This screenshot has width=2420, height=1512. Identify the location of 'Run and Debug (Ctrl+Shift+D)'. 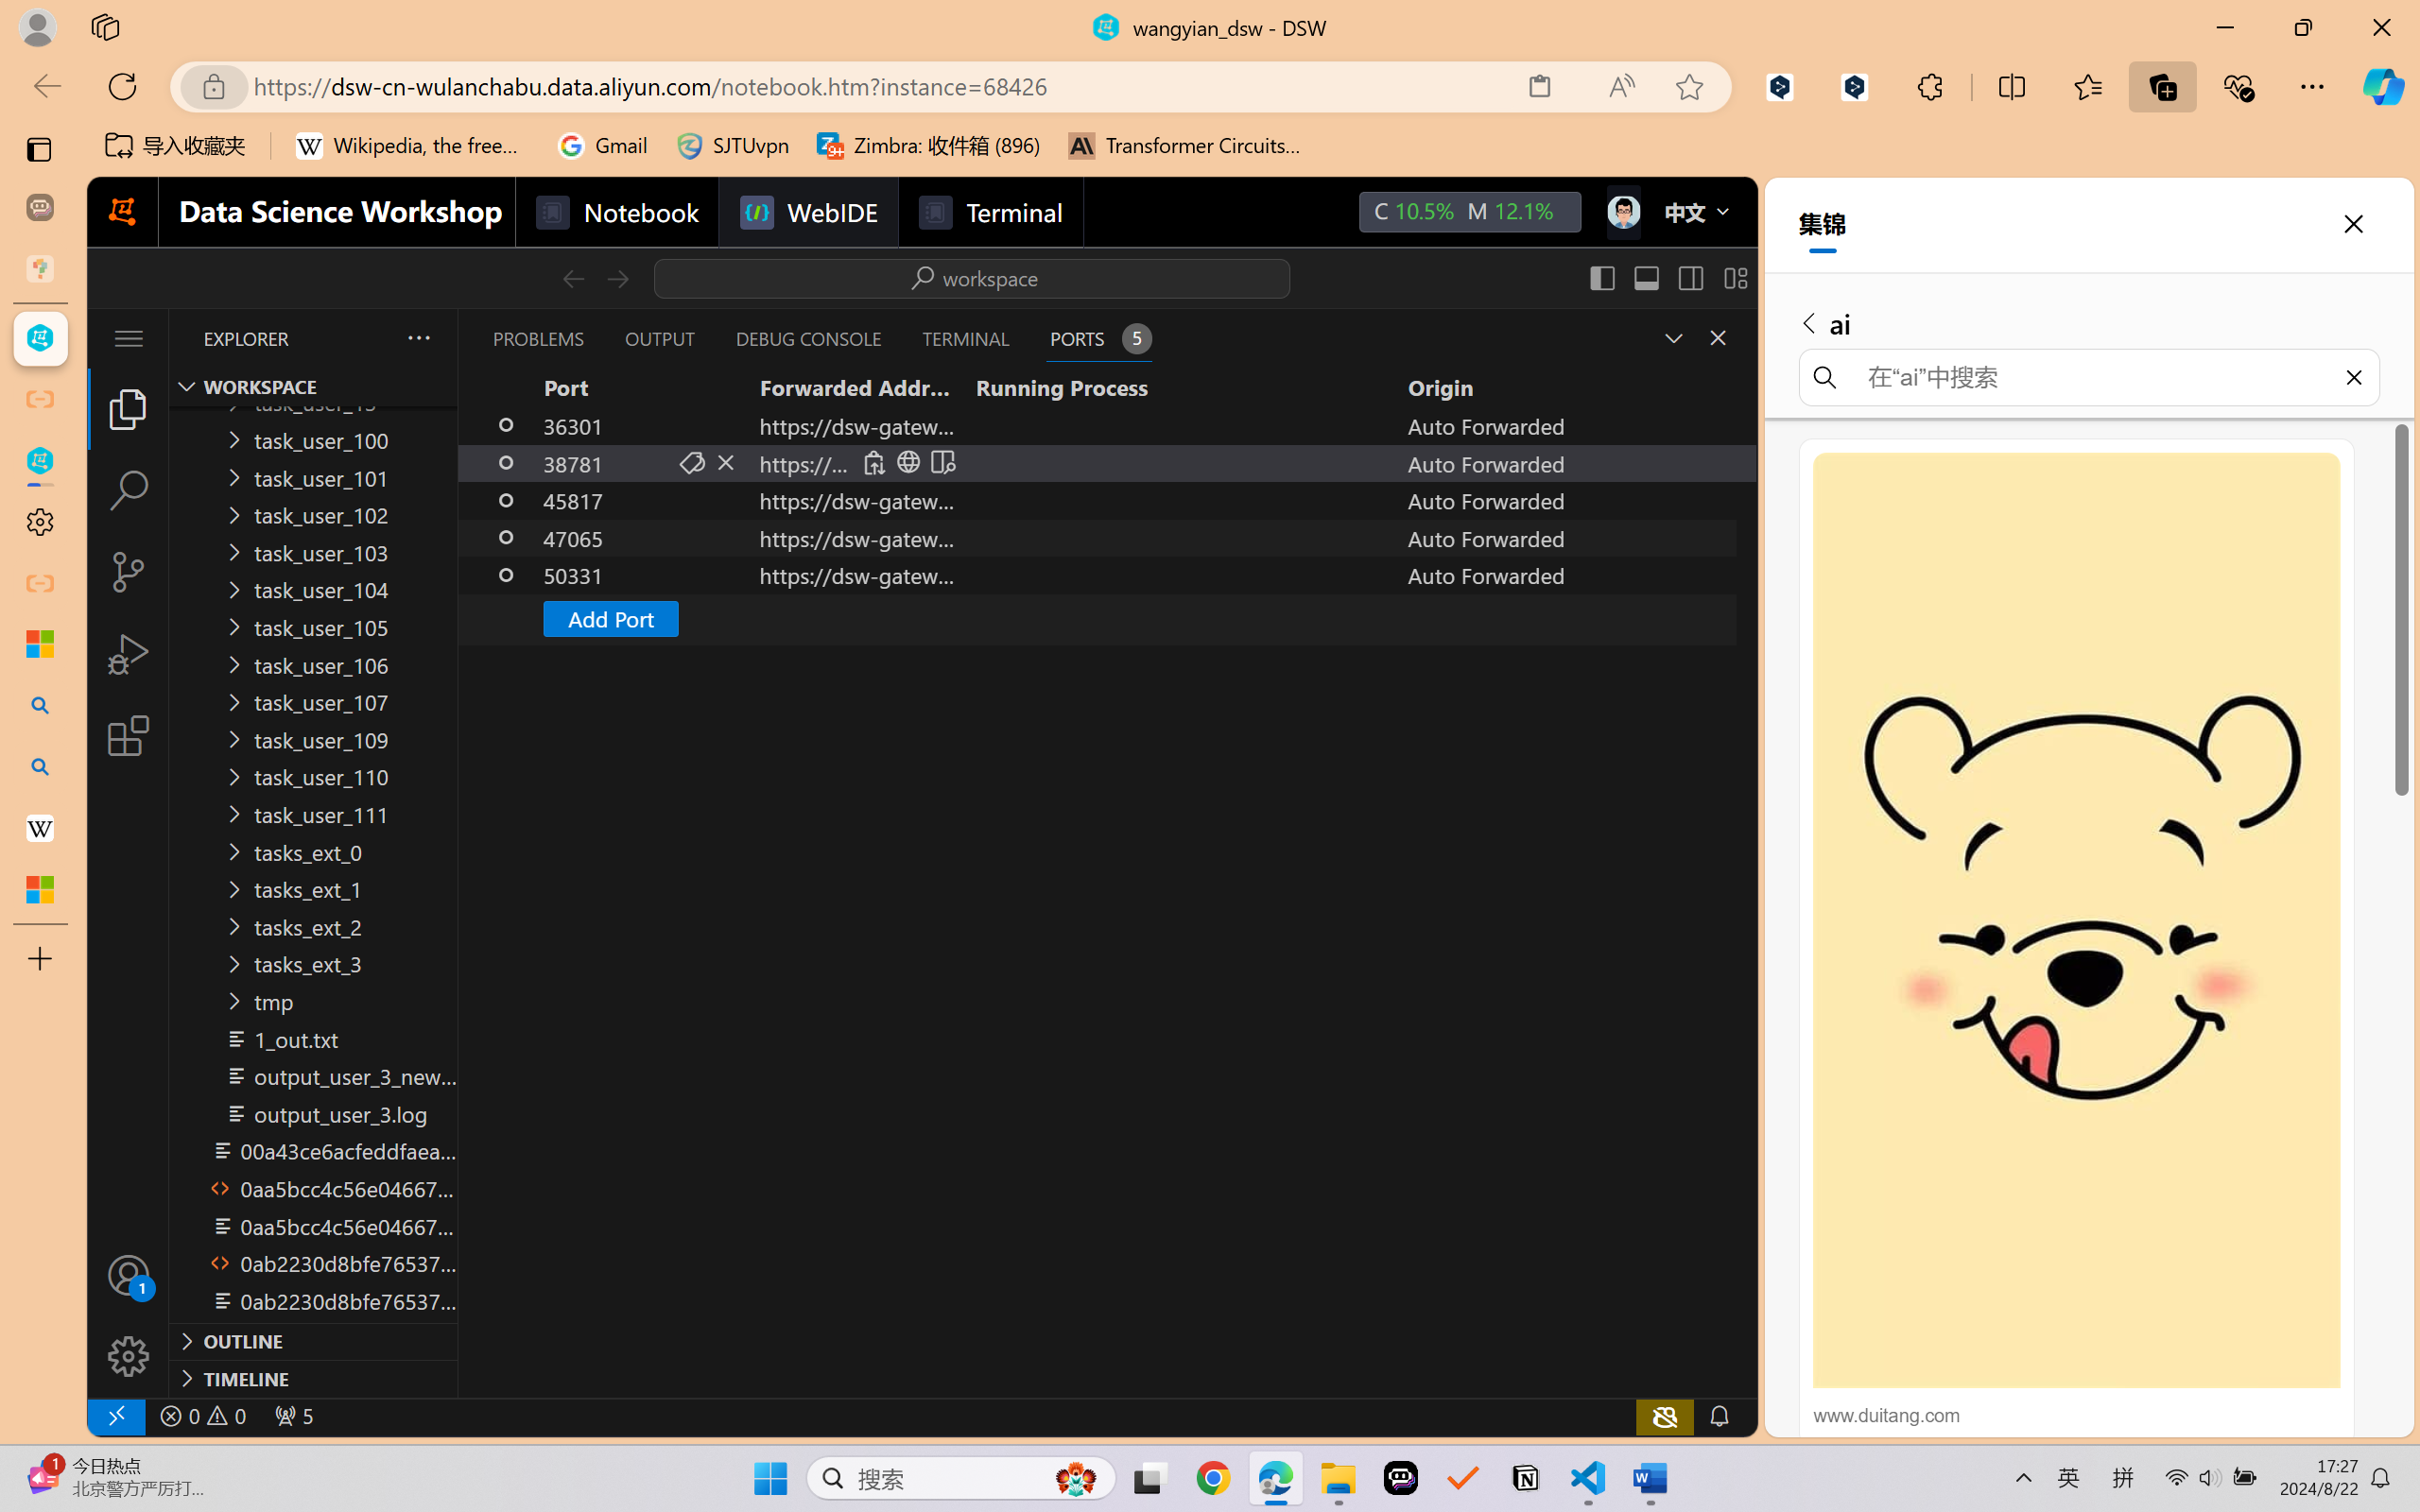
(127, 653).